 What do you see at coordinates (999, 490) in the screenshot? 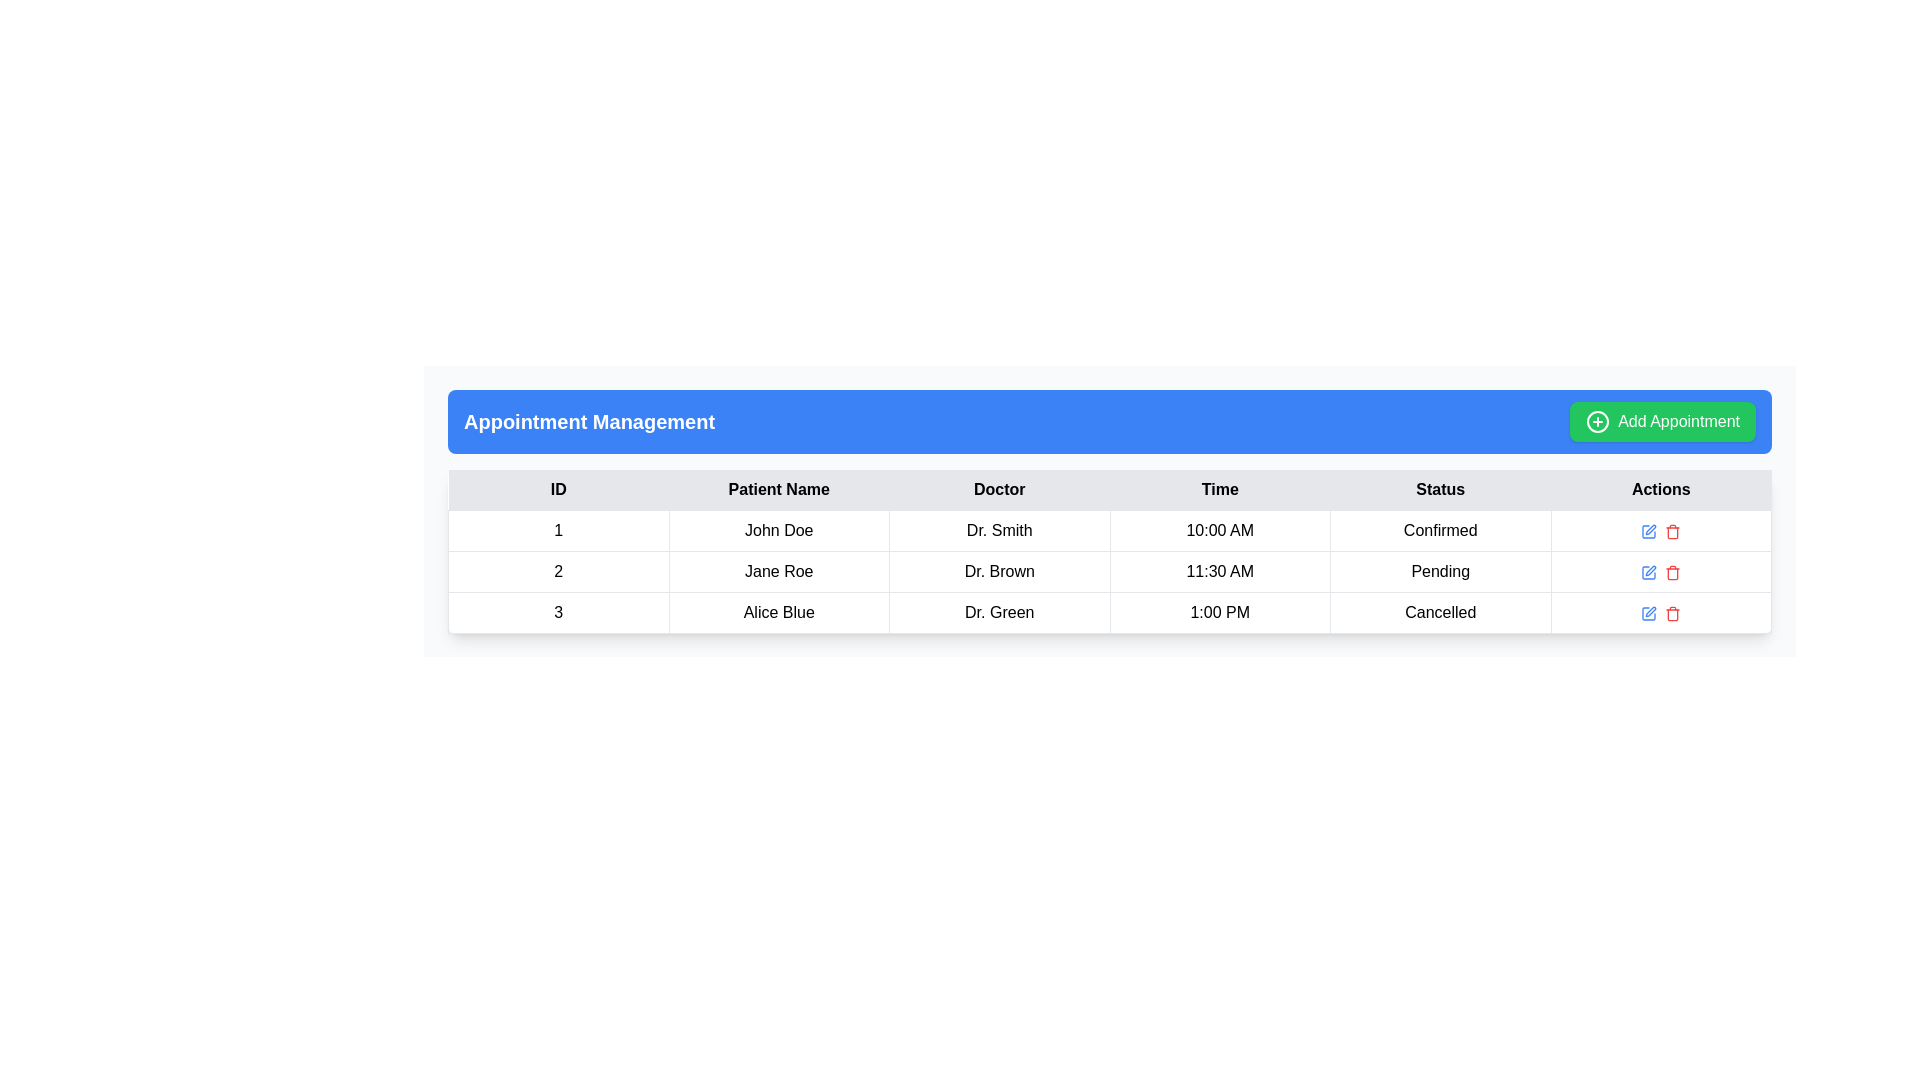
I see `the 'Doctor' column header in the table, which is the third header positioned between 'Patient Name' and 'Time'` at bounding box center [999, 490].